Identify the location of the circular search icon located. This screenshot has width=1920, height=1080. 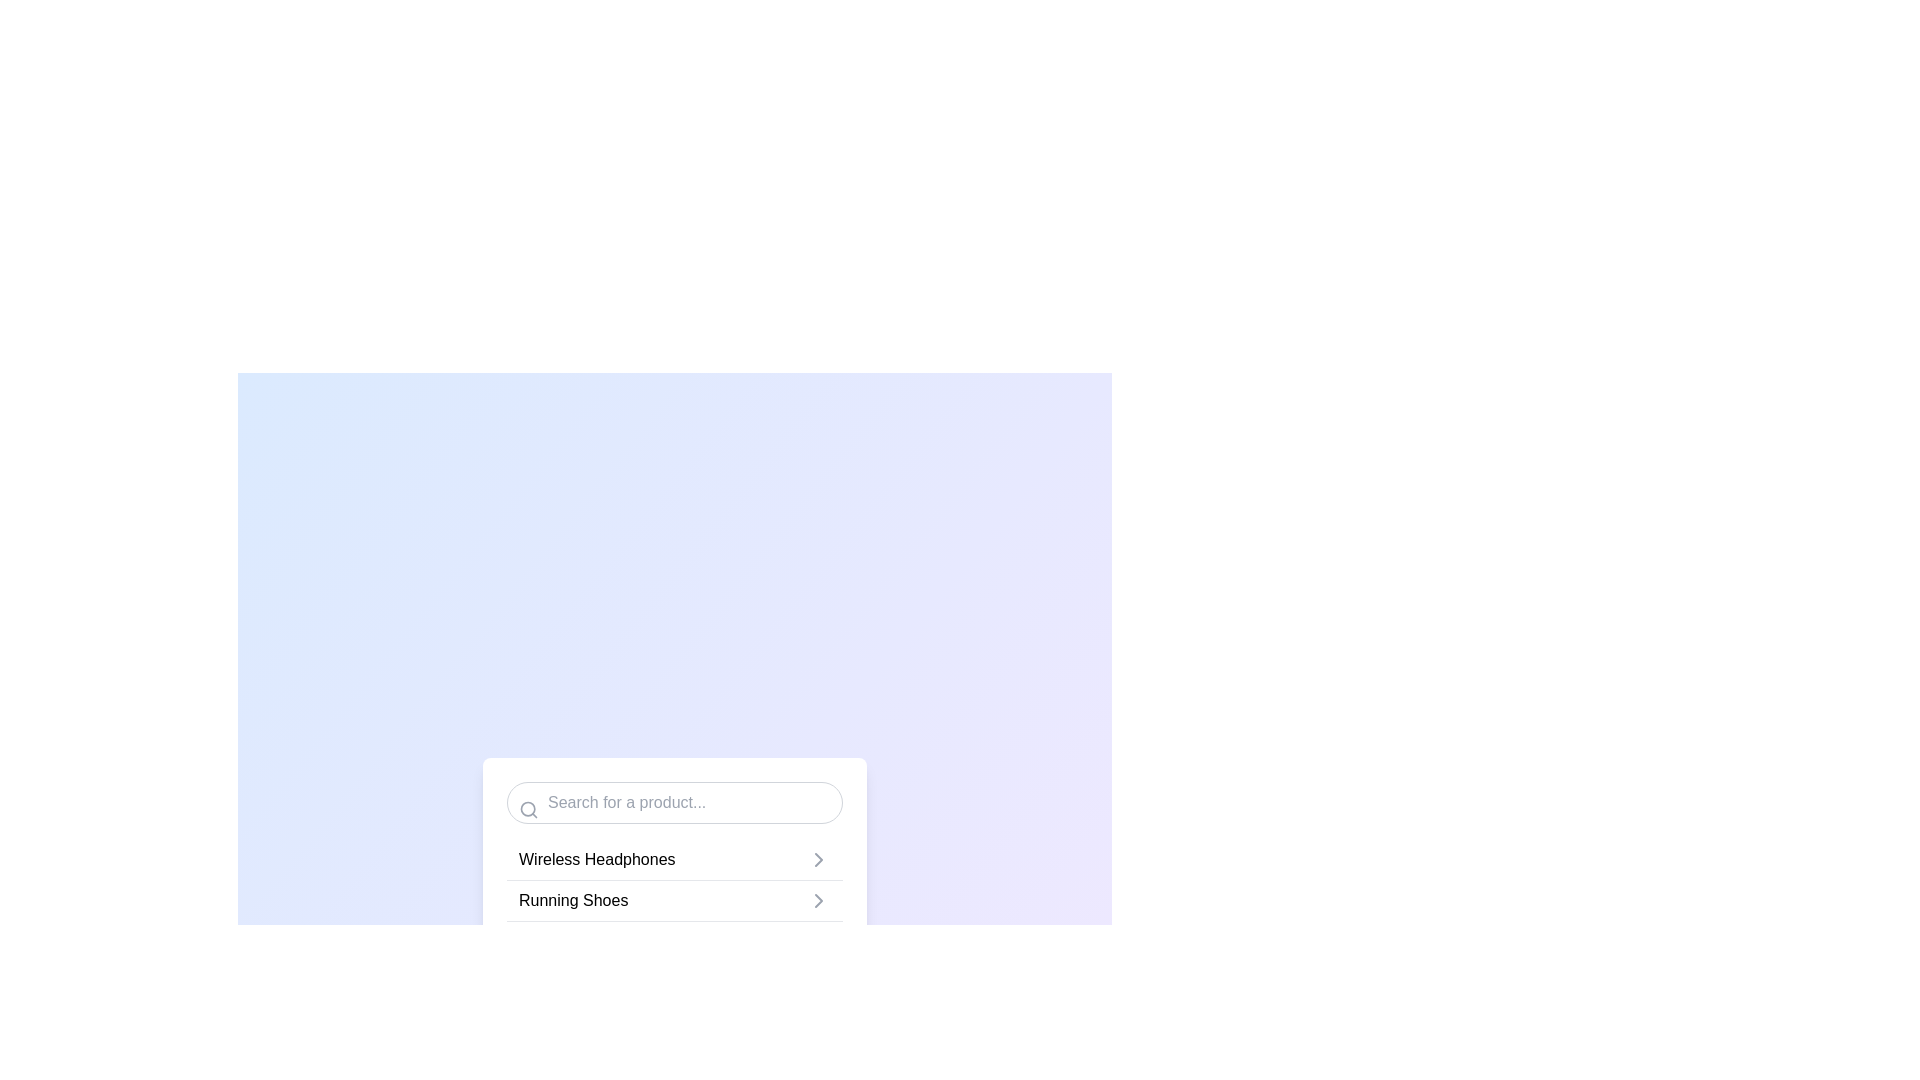
(528, 808).